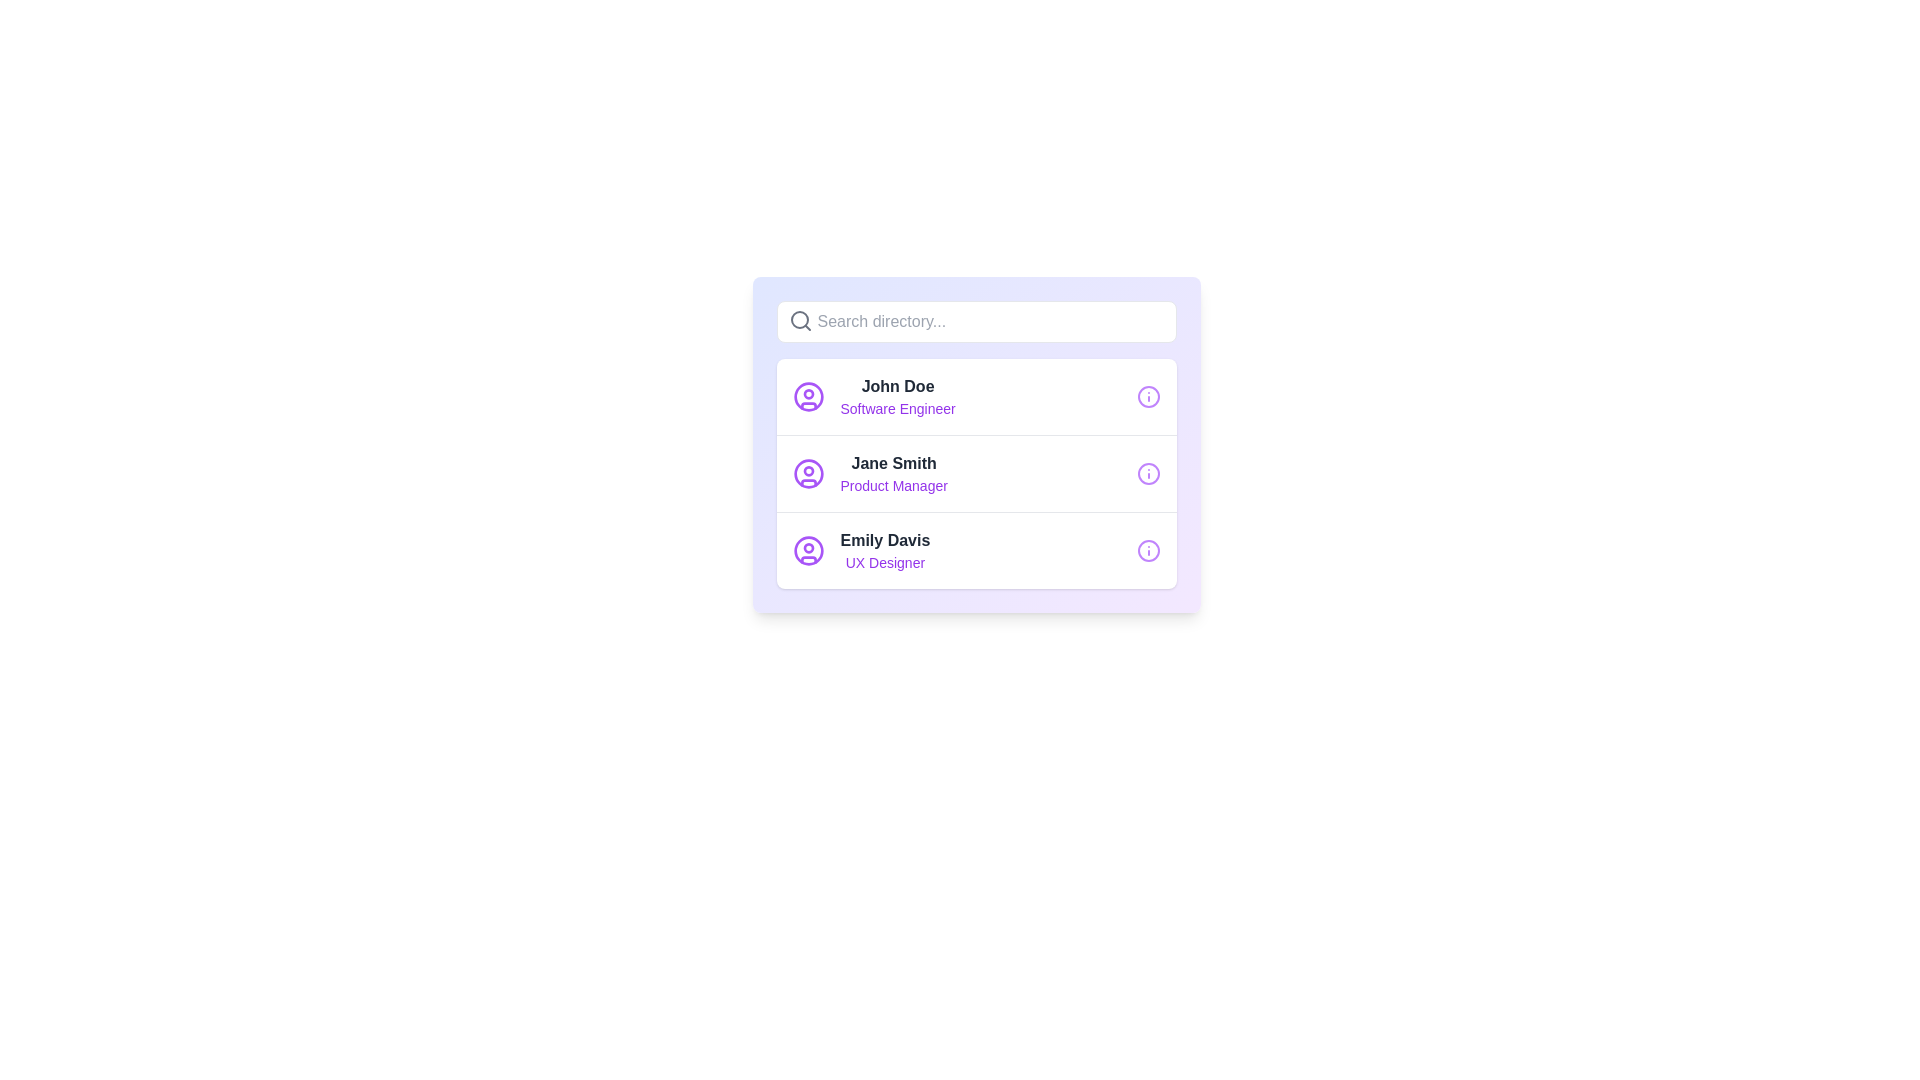 The width and height of the screenshot is (1920, 1080). Describe the element at coordinates (976, 397) in the screenshot. I see `the first selectable list item in the user directory that represents 'John Doe'` at that location.